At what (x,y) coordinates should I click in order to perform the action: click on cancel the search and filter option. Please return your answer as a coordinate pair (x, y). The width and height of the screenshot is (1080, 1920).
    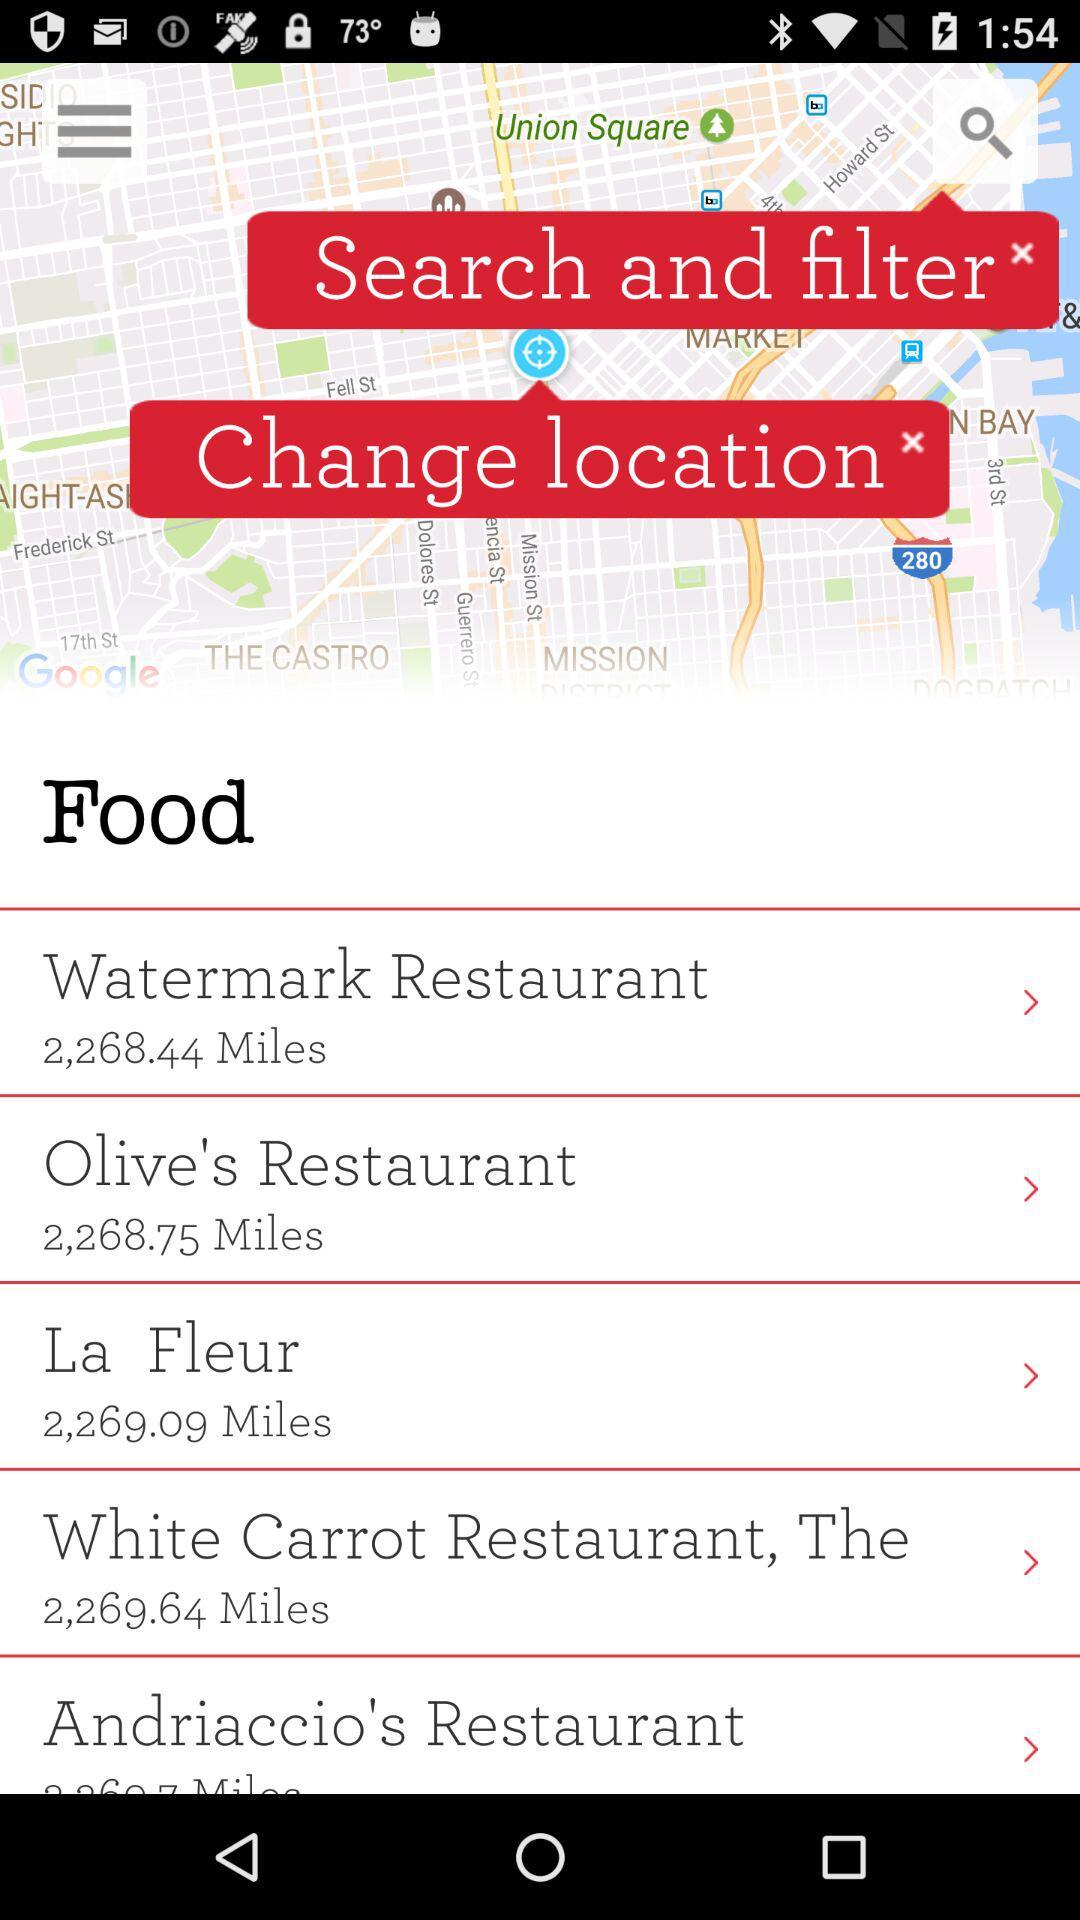
    Looking at the image, I should click on (1022, 251).